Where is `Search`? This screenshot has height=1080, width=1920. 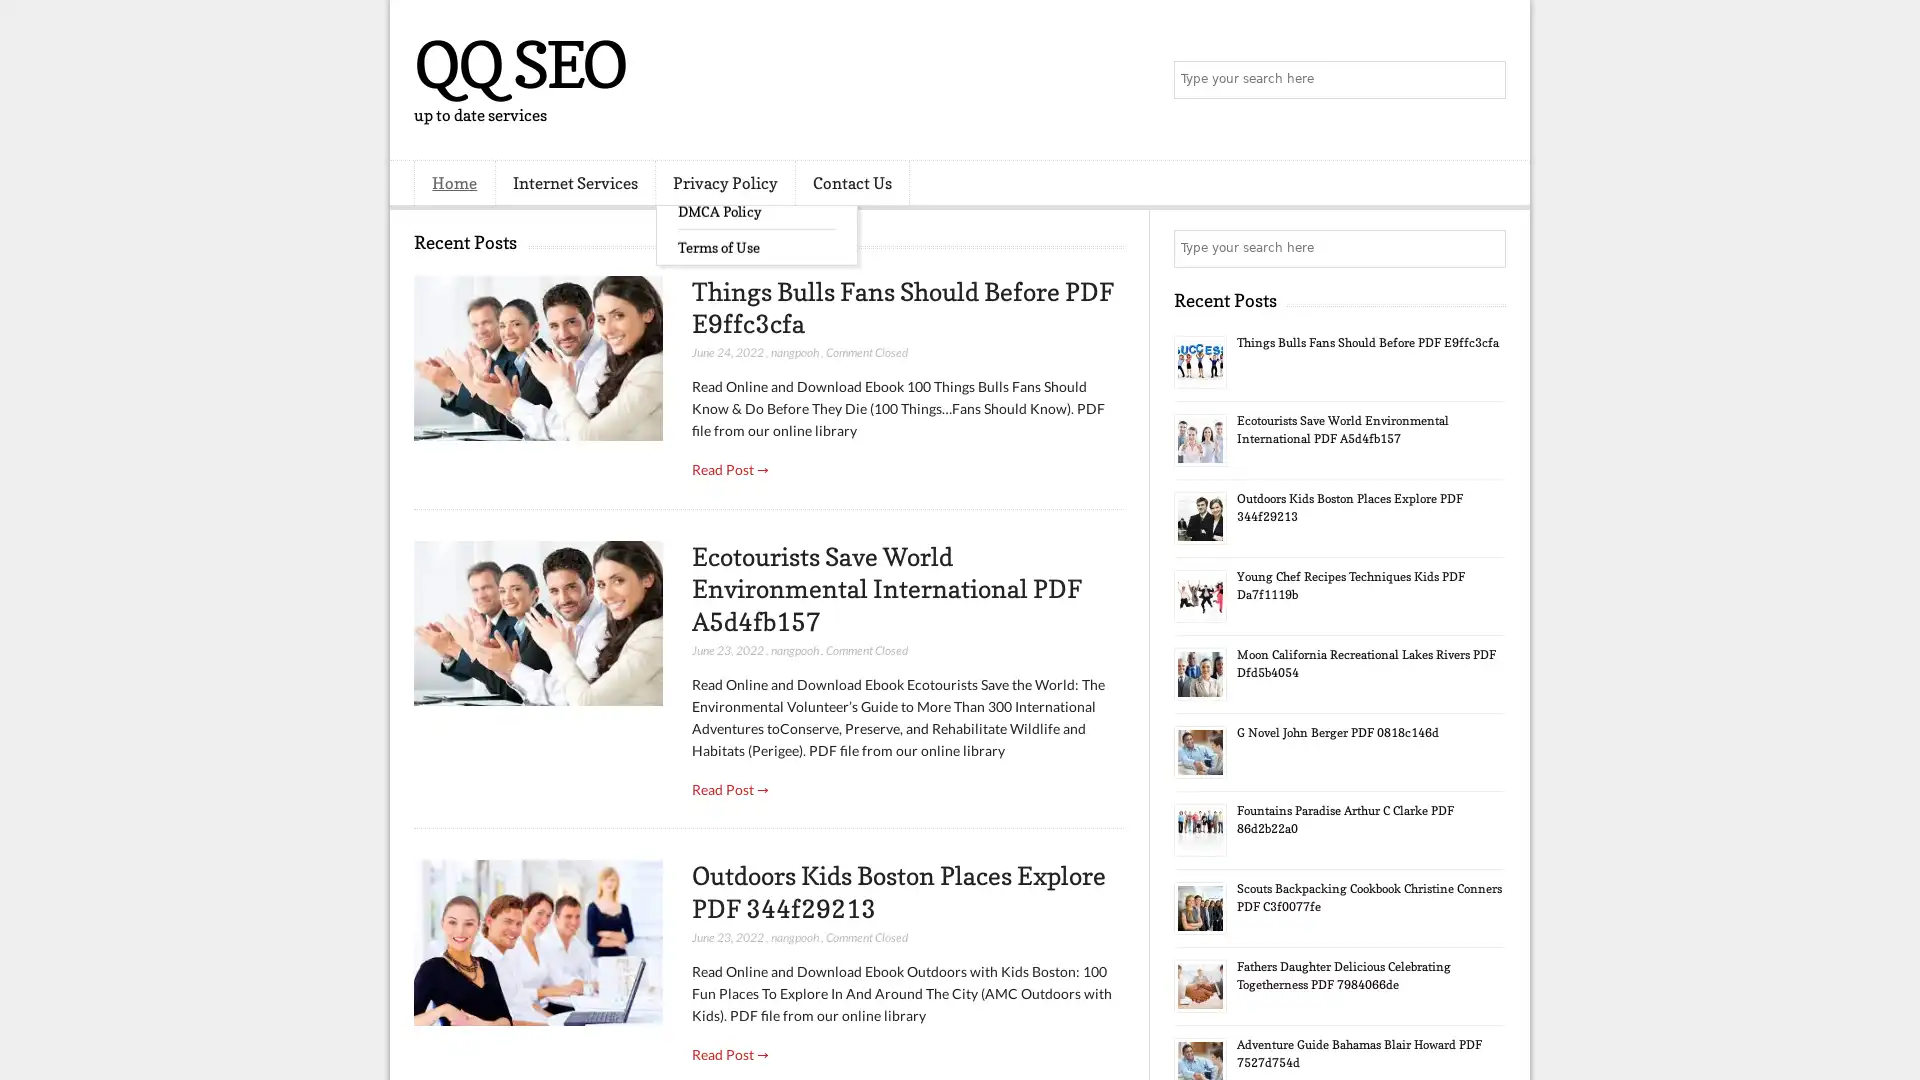 Search is located at coordinates (1485, 80).